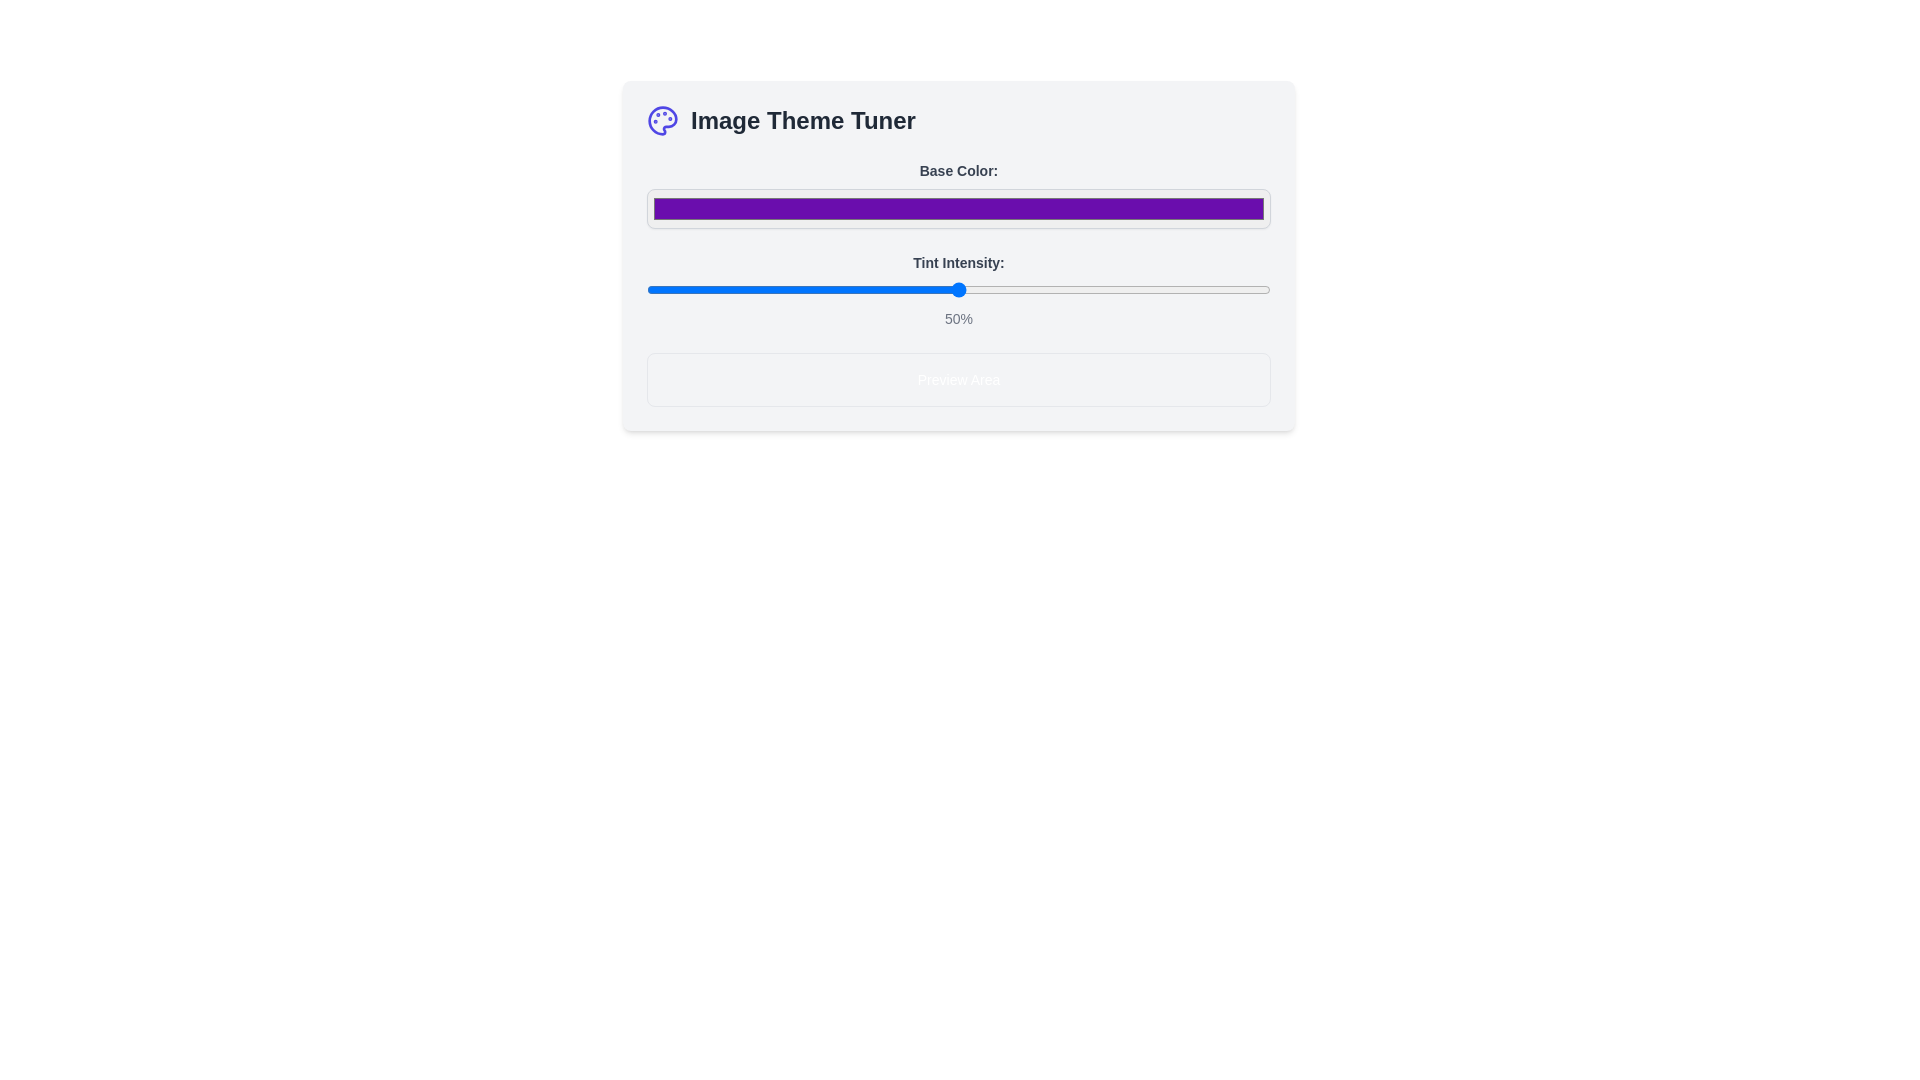  I want to click on the text label 'Base Color:' which is styled in a bold, grayish font and positioned above the color input box in the 'Image Theme Tuner' section to possibly reveal additional information, so click(958, 169).